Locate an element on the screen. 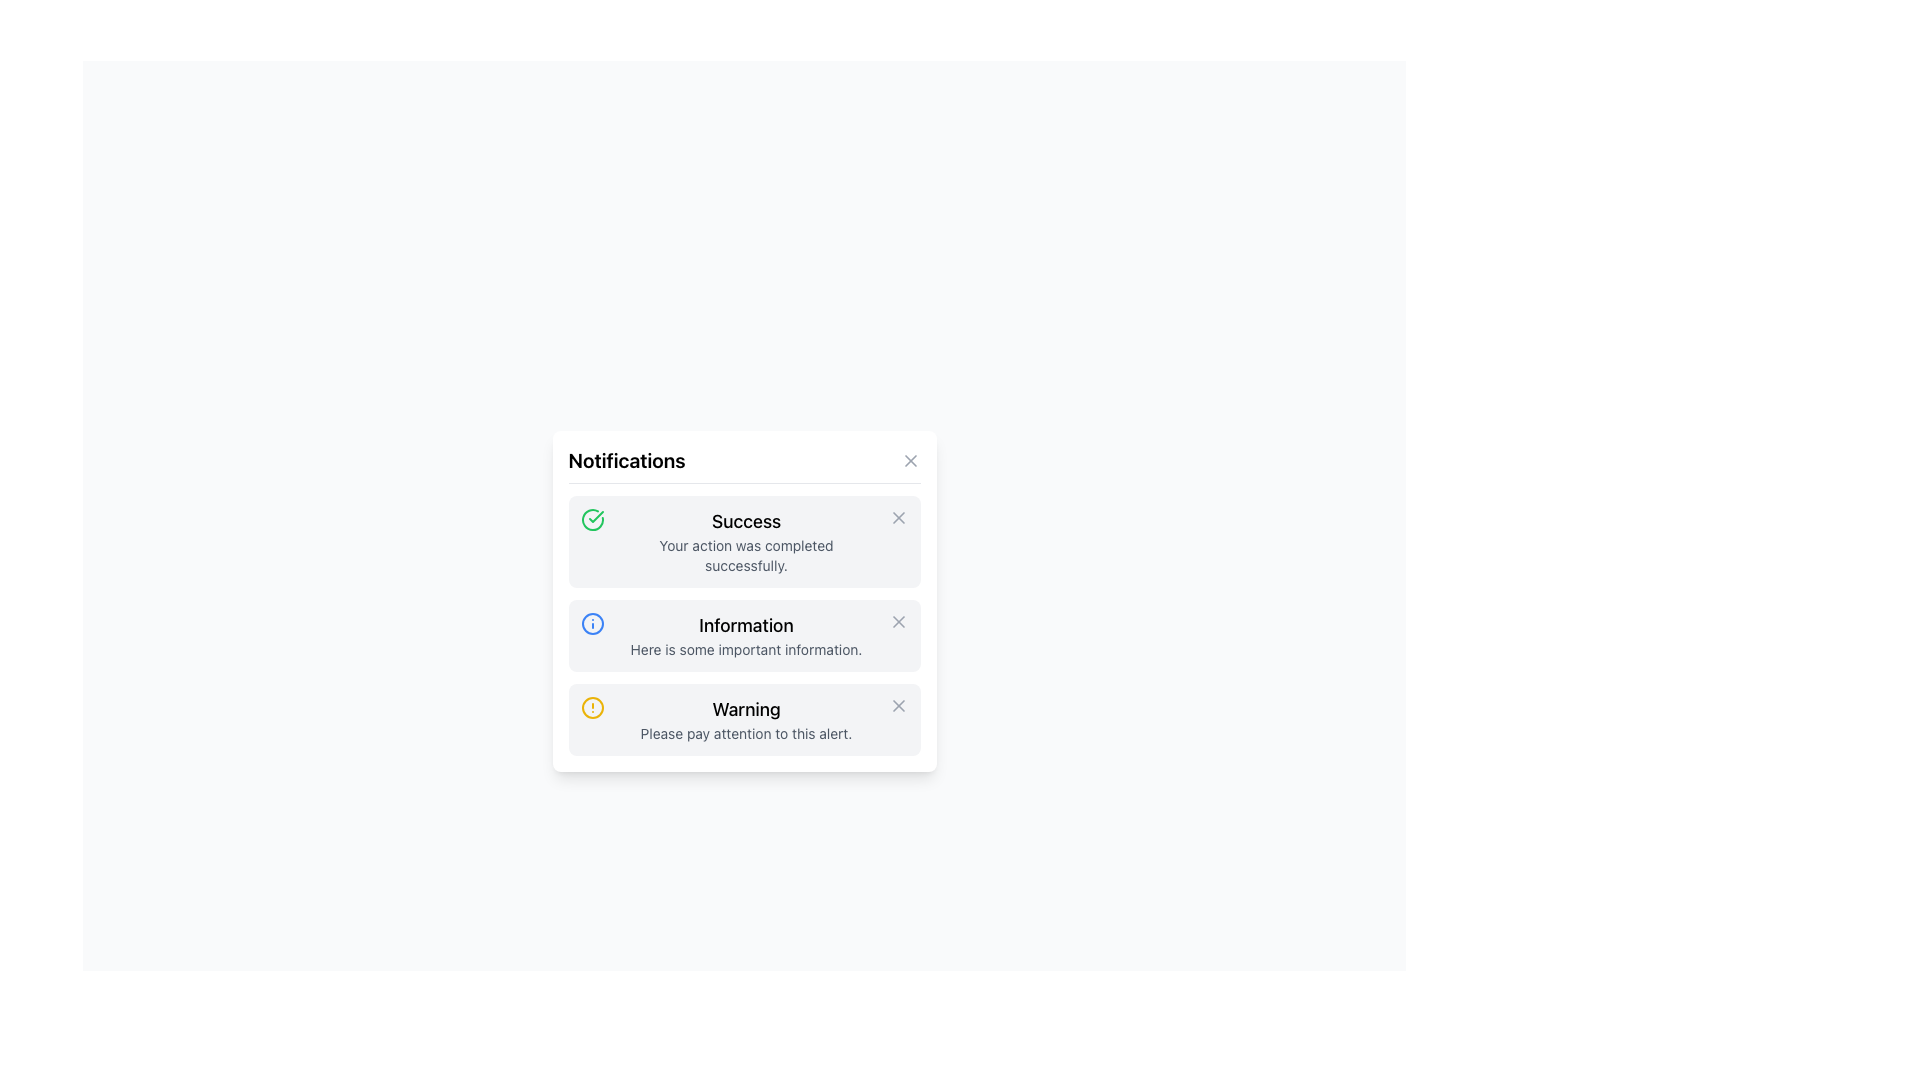 The width and height of the screenshot is (1920, 1080). information displayed in the Notification card, which features a blue circular 'i' icon, a bold title 'Information', and a description stating 'Here is some important information.' is located at coordinates (743, 635).